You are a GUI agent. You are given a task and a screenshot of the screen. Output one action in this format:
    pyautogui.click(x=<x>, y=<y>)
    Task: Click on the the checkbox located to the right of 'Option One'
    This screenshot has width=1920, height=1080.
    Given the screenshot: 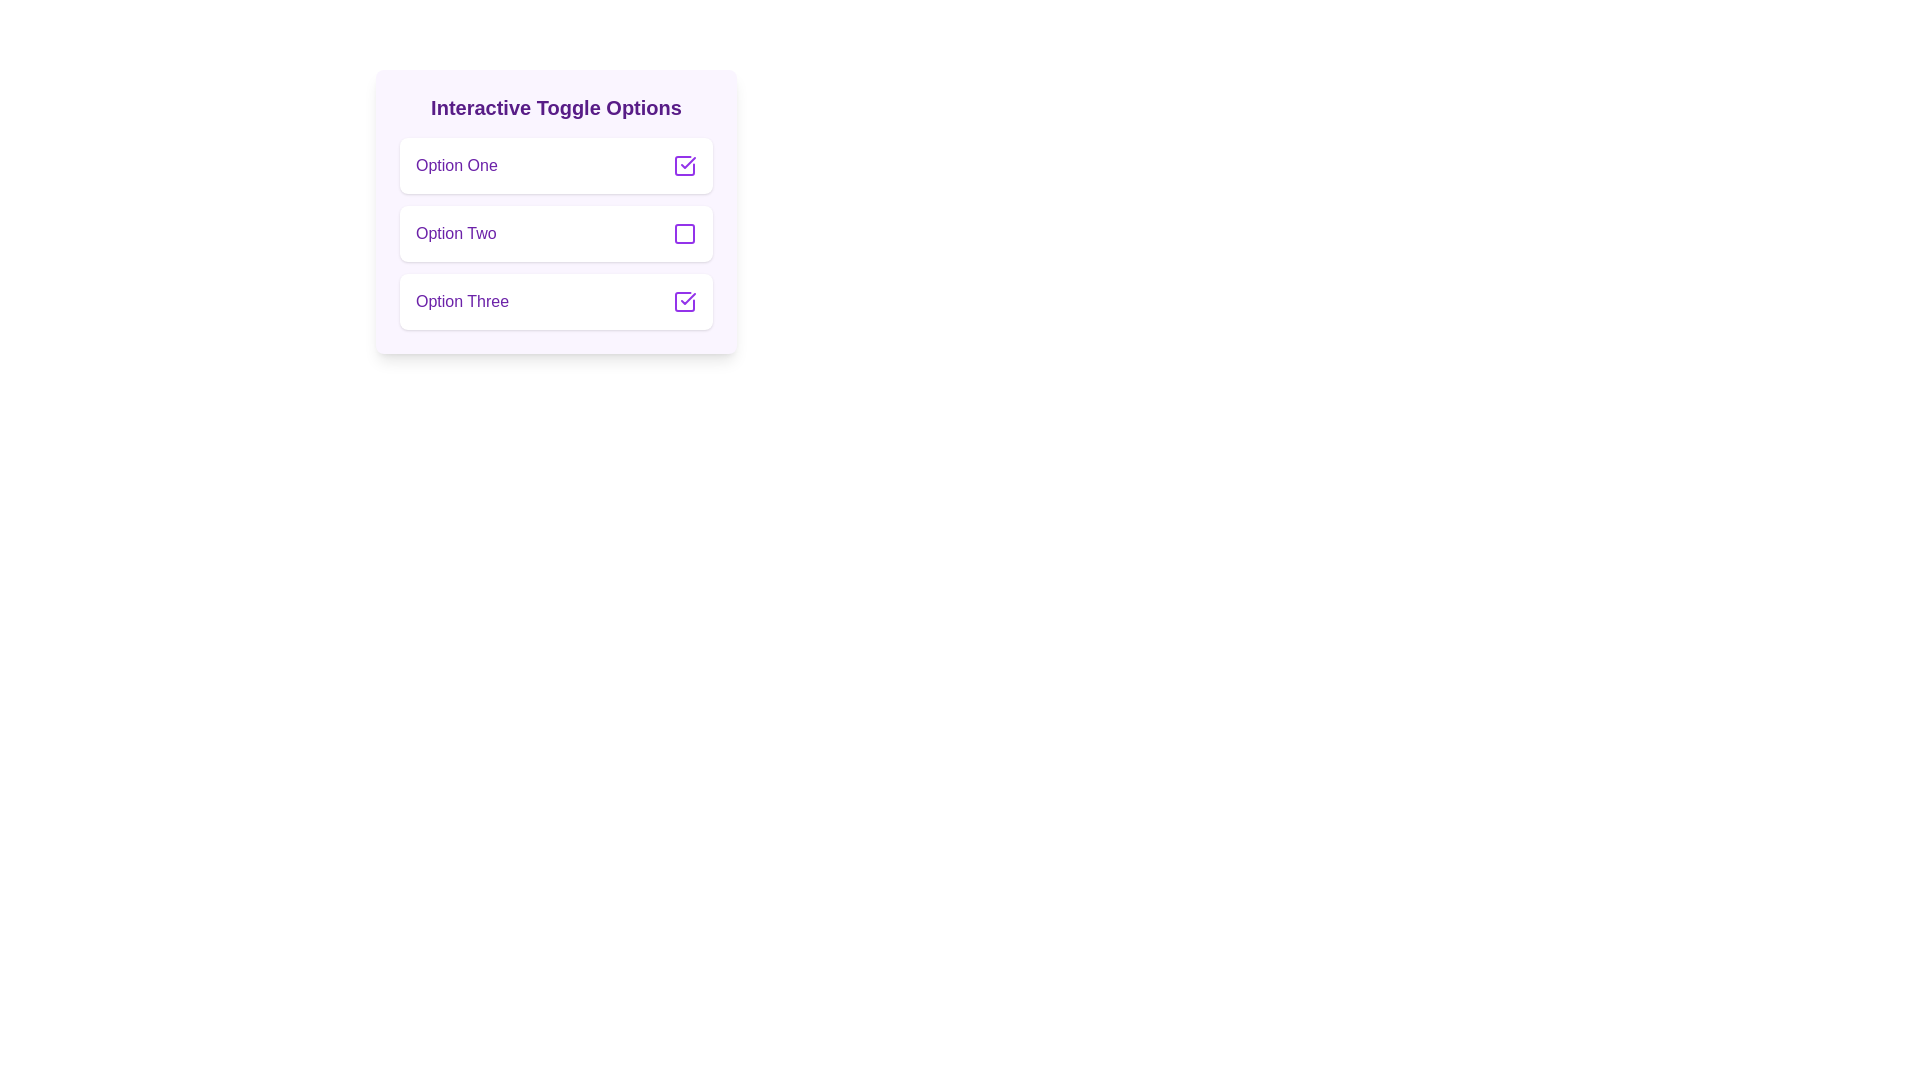 What is the action you would take?
    pyautogui.click(x=685, y=164)
    